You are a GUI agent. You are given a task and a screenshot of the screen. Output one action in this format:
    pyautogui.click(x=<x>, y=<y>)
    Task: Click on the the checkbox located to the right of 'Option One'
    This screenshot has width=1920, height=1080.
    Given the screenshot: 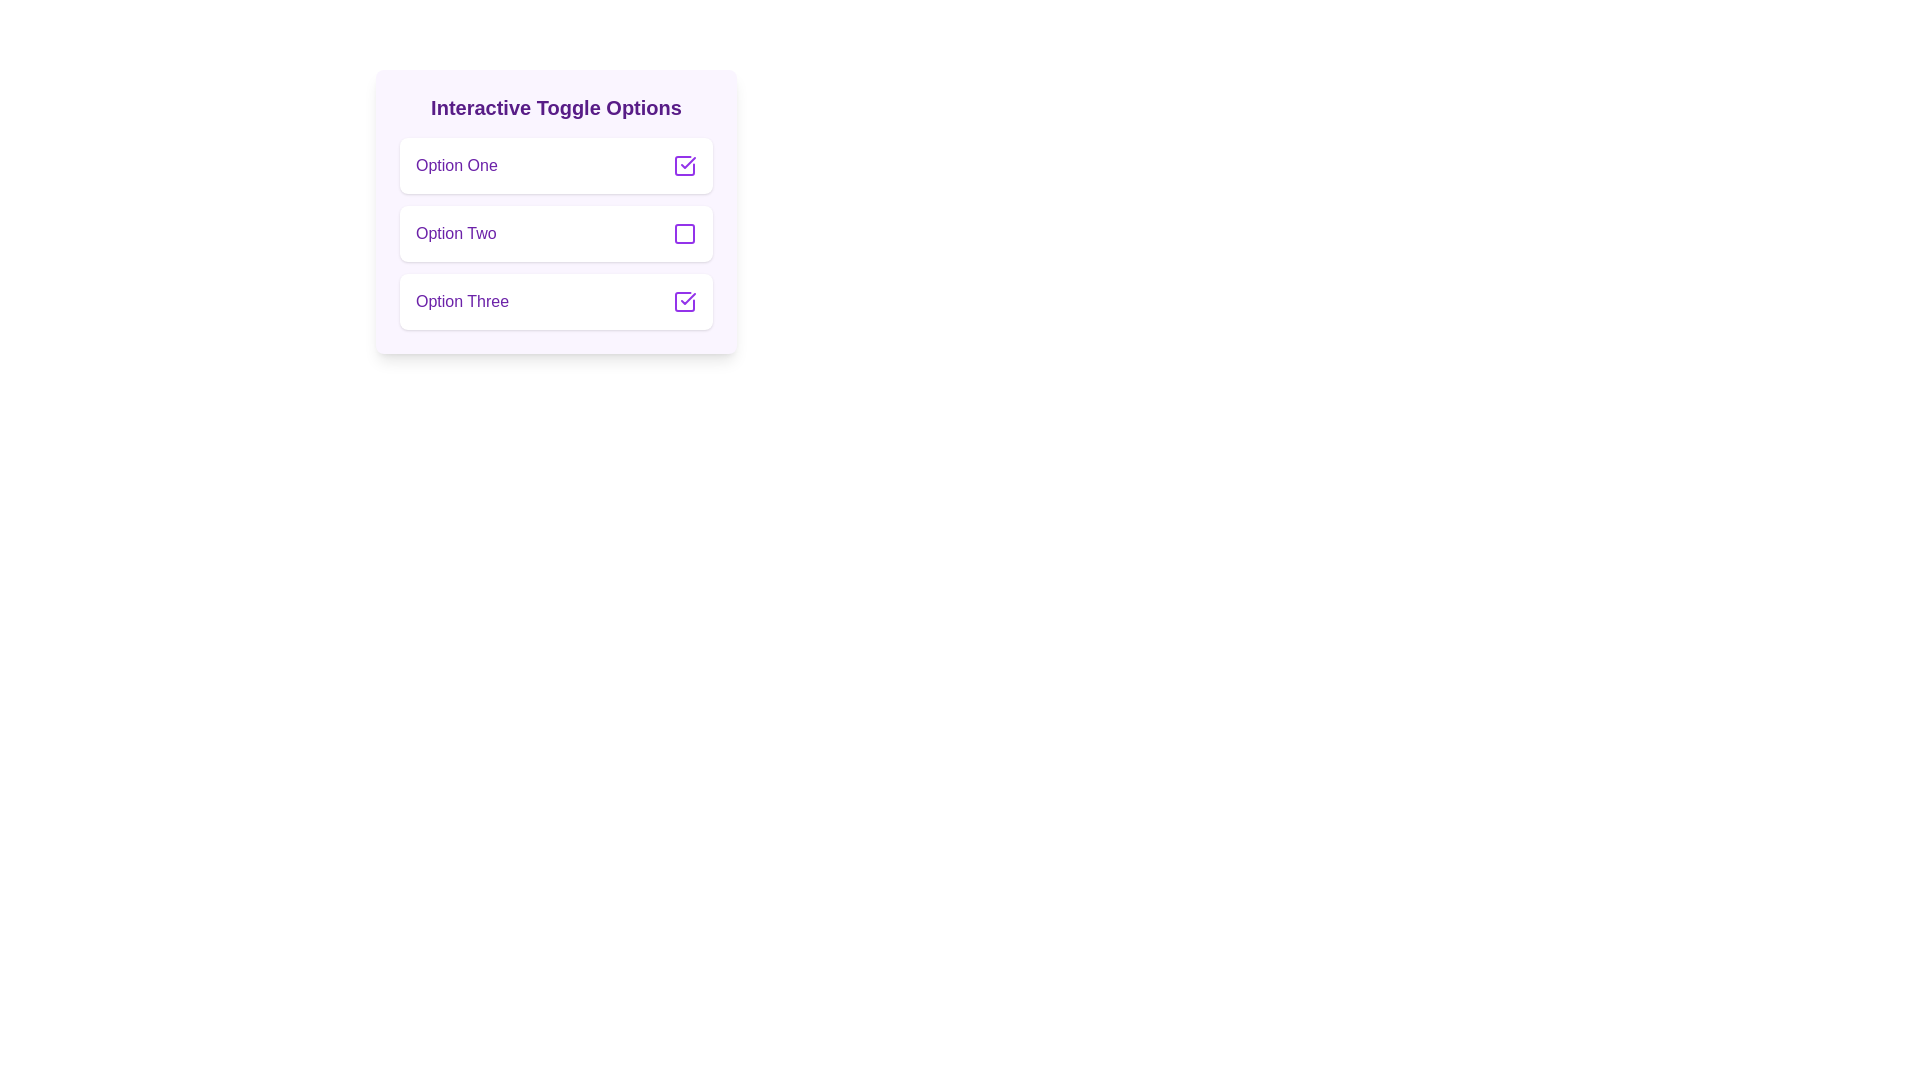 What is the action you would take?
    pyautogui.click(x=685, y=164)
    